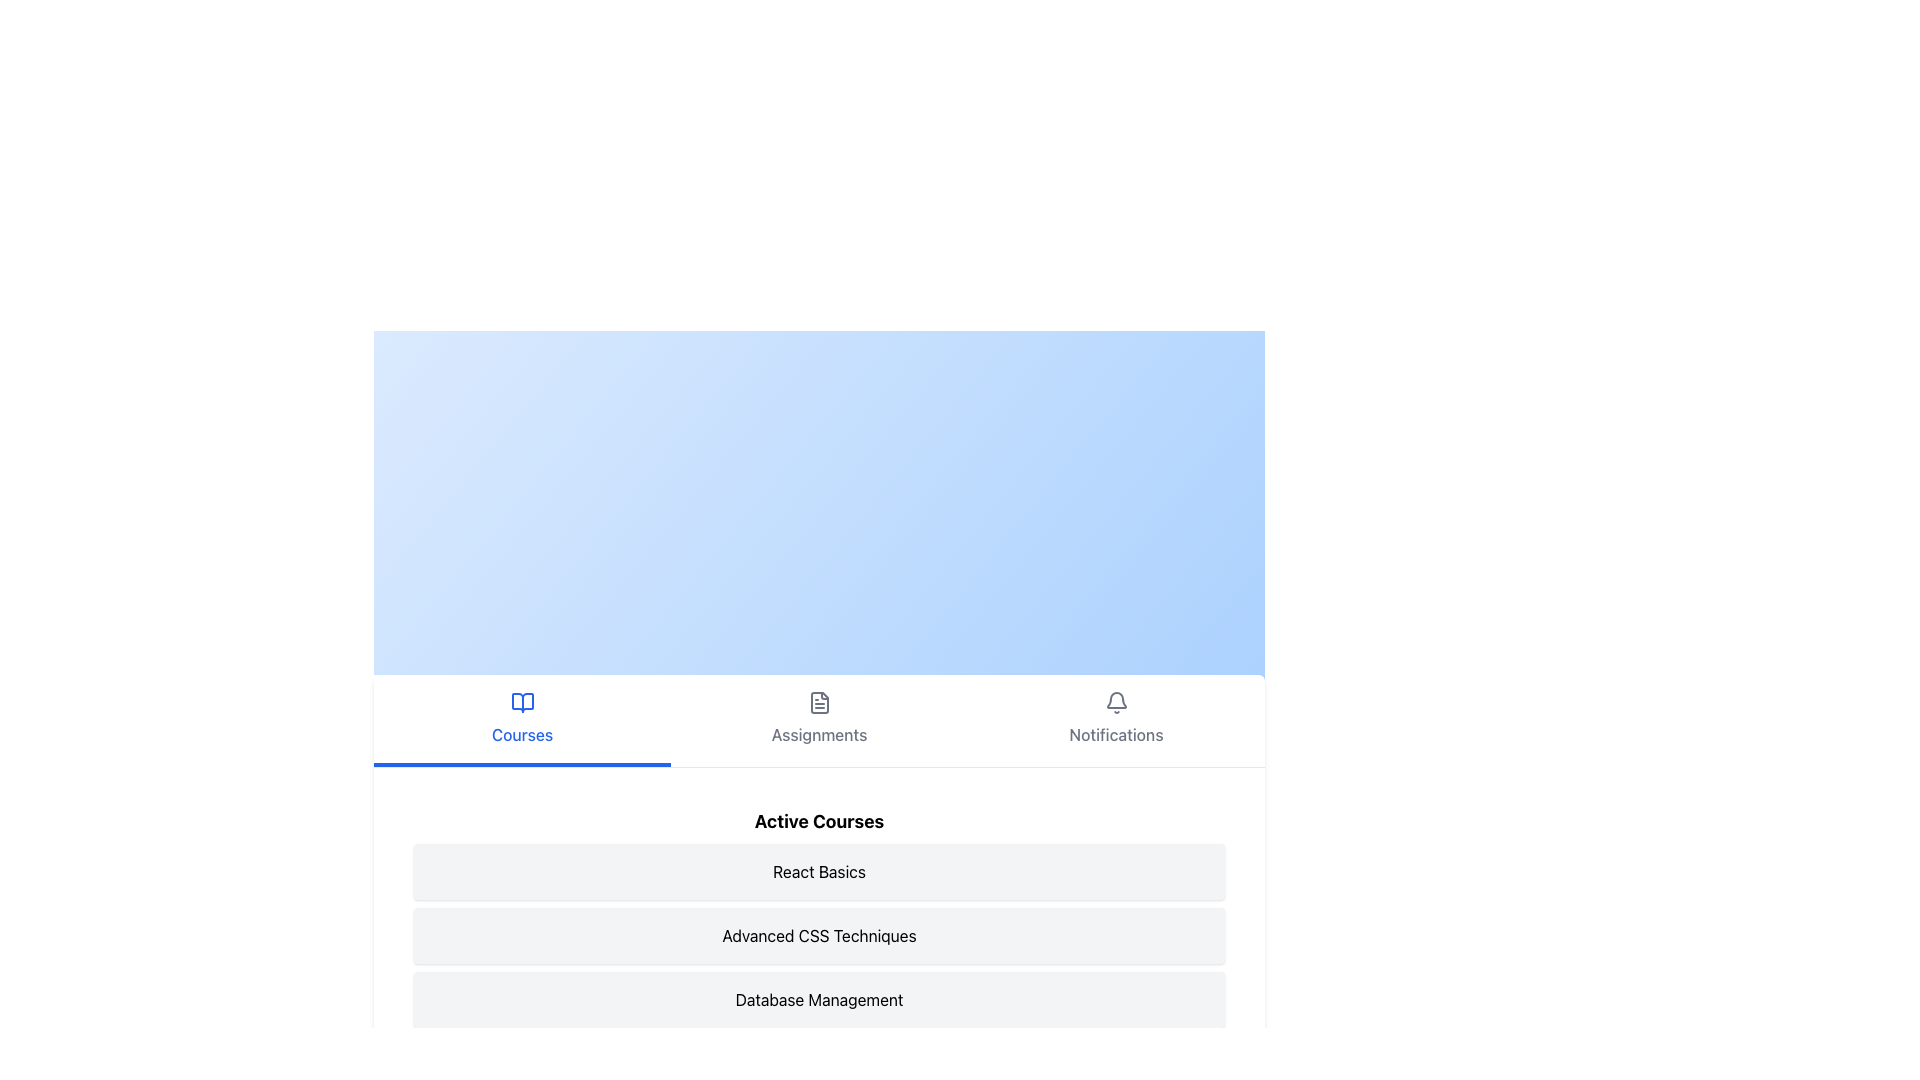 Image resolution: width=1920 pixels, height=1080 pixels. Describe the element at coordinates (522, 701) in the screenshot. I see `the open book icon located in the bottom navigation bar, directly above the 'Courses' text` at that location.